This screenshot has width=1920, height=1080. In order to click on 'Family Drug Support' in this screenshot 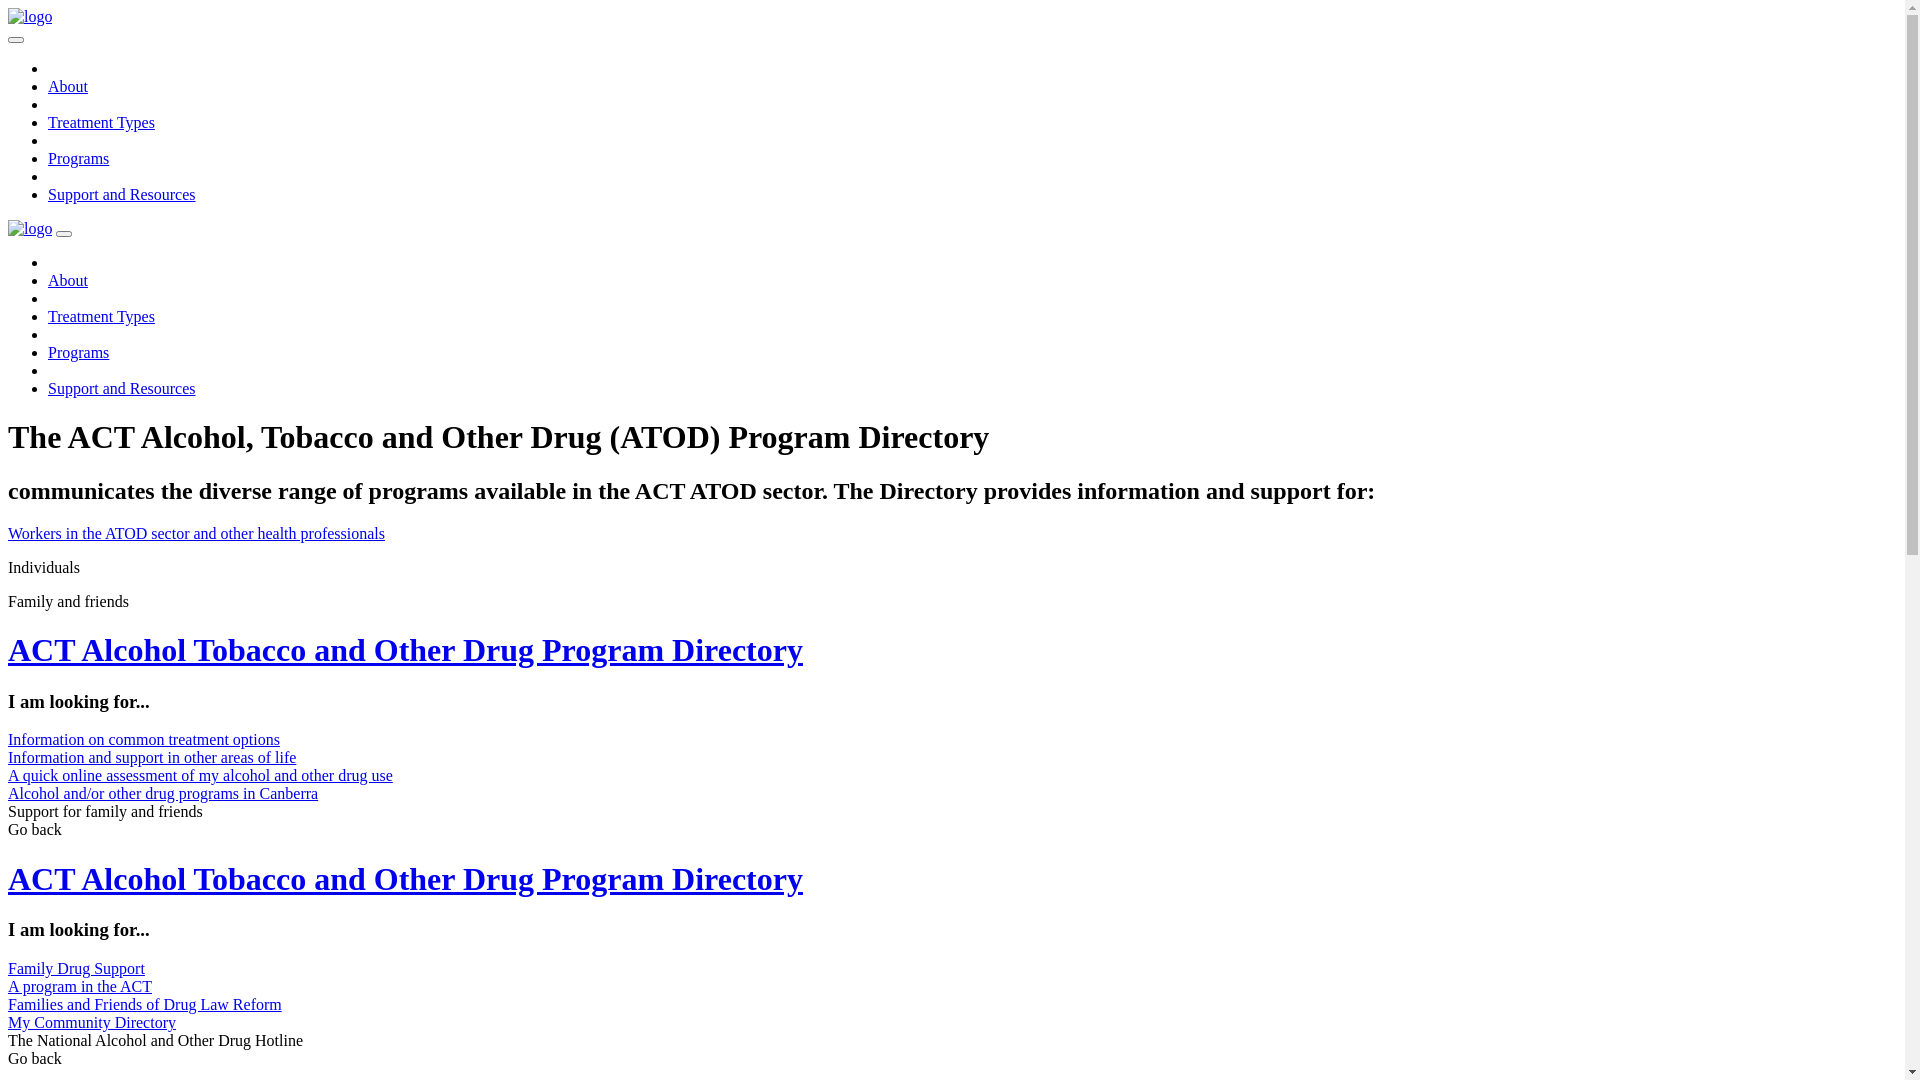, I will do `click(76, 967)`.